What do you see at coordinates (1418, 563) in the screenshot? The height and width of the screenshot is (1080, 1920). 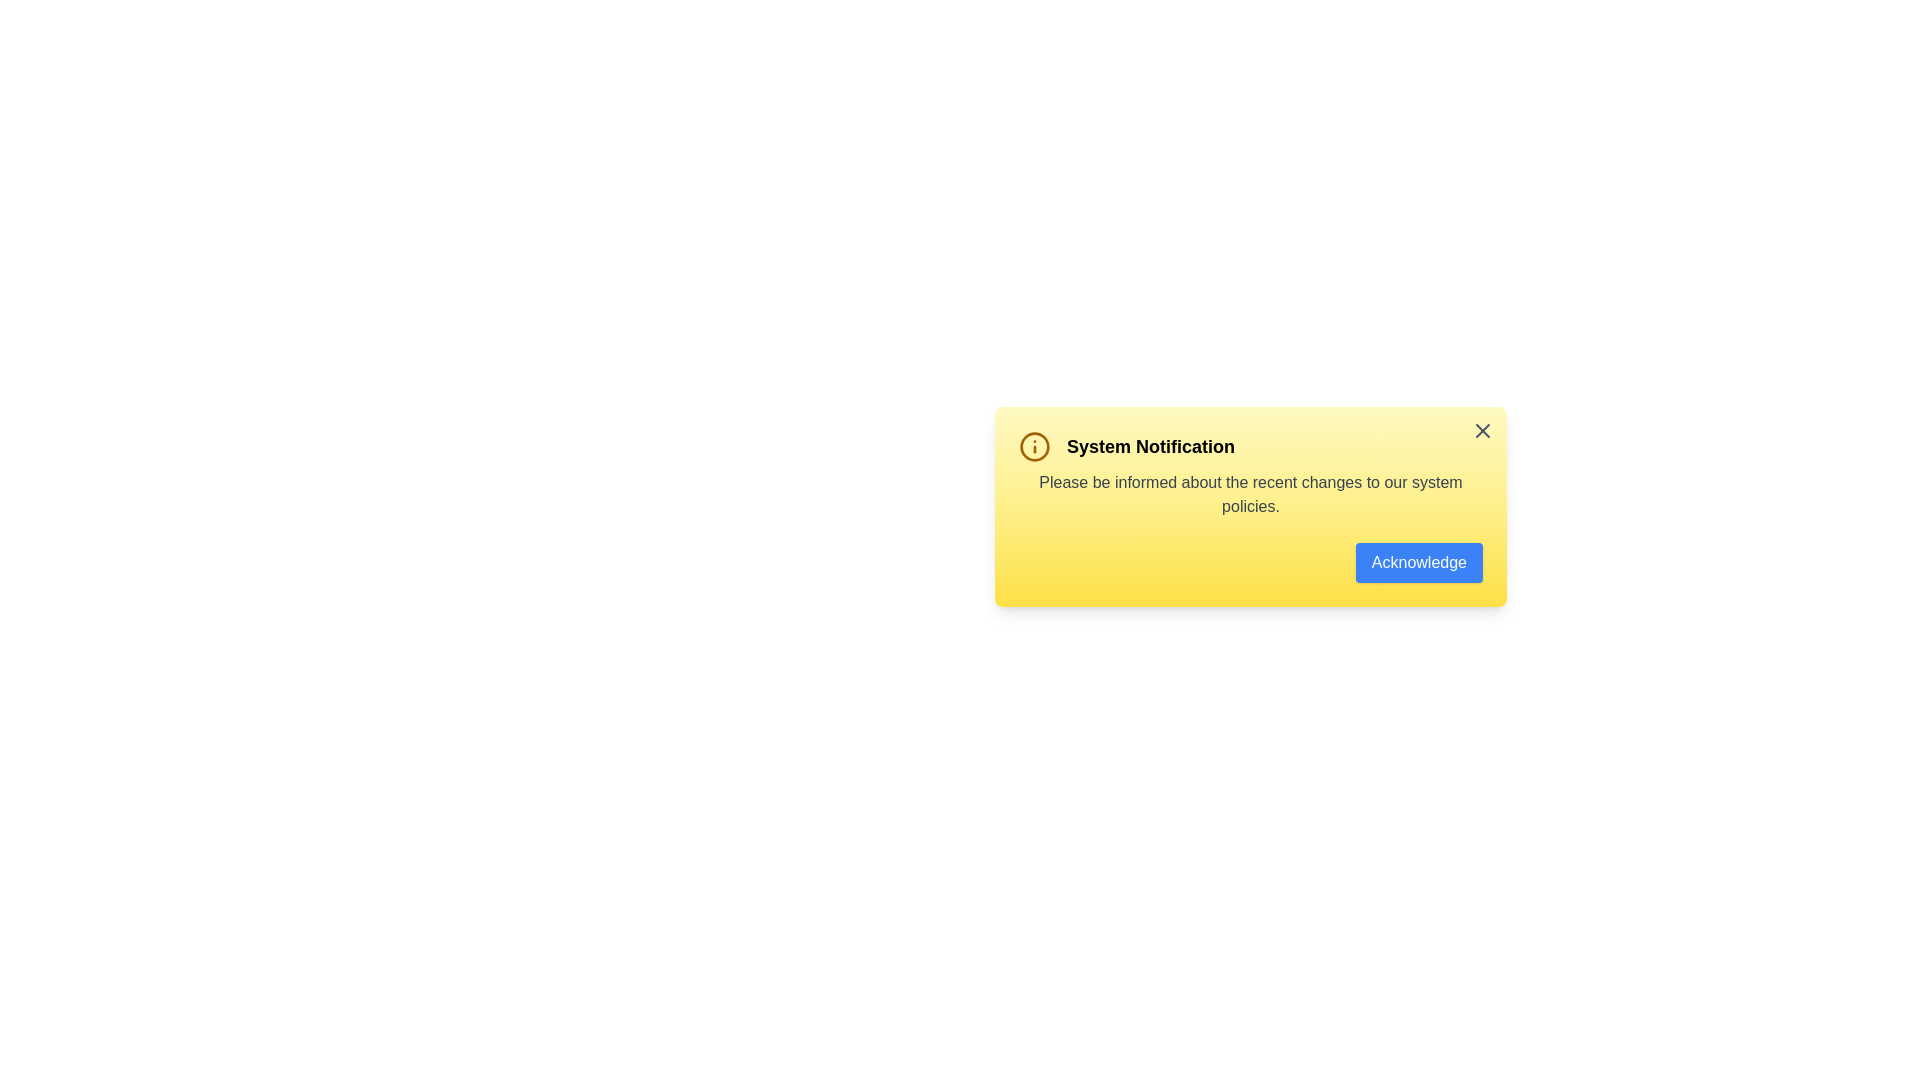 I see `the 'Acknowledge' button to acknowledge the notification` at bounding box center [1418, 563].